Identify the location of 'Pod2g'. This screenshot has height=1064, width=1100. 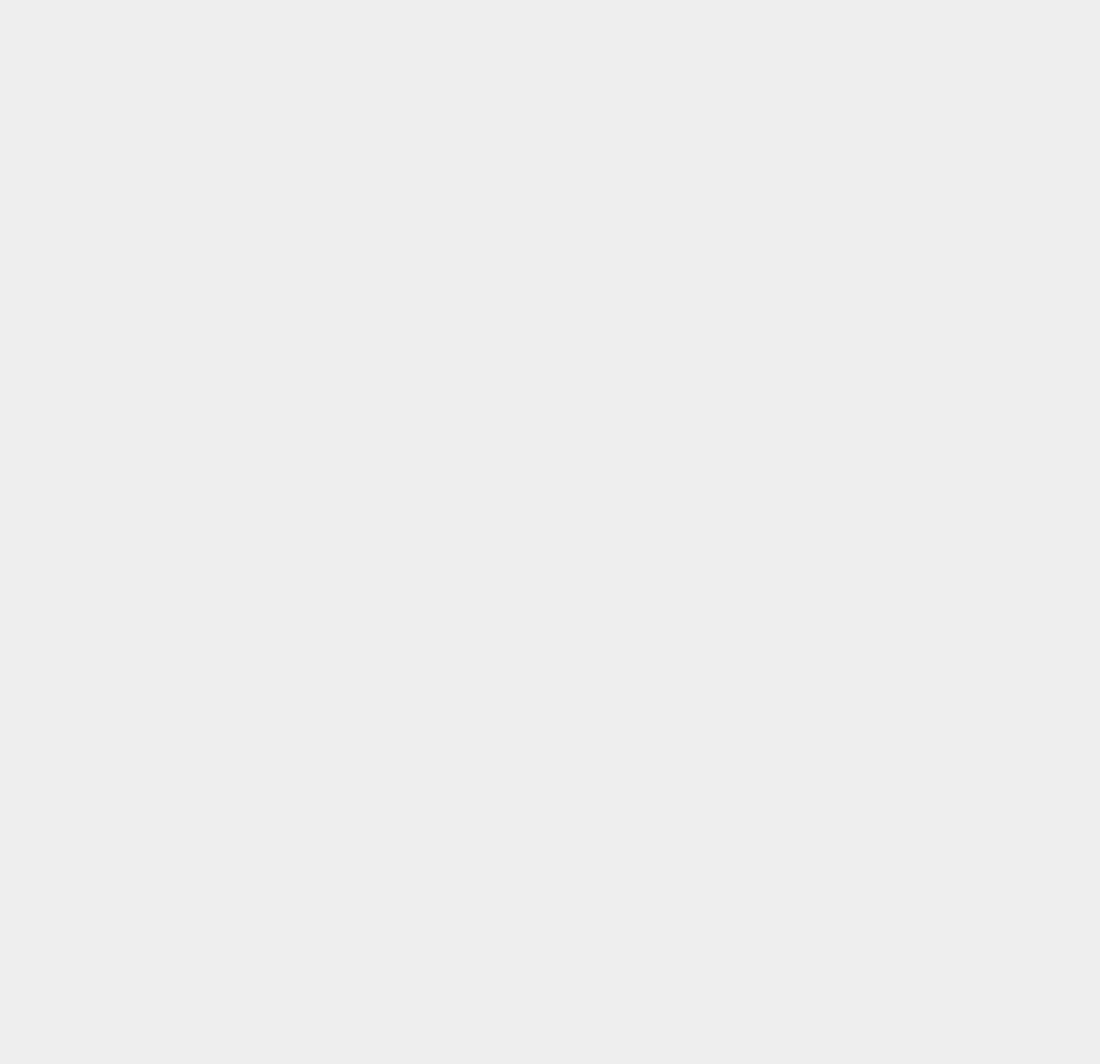
(798, 21).